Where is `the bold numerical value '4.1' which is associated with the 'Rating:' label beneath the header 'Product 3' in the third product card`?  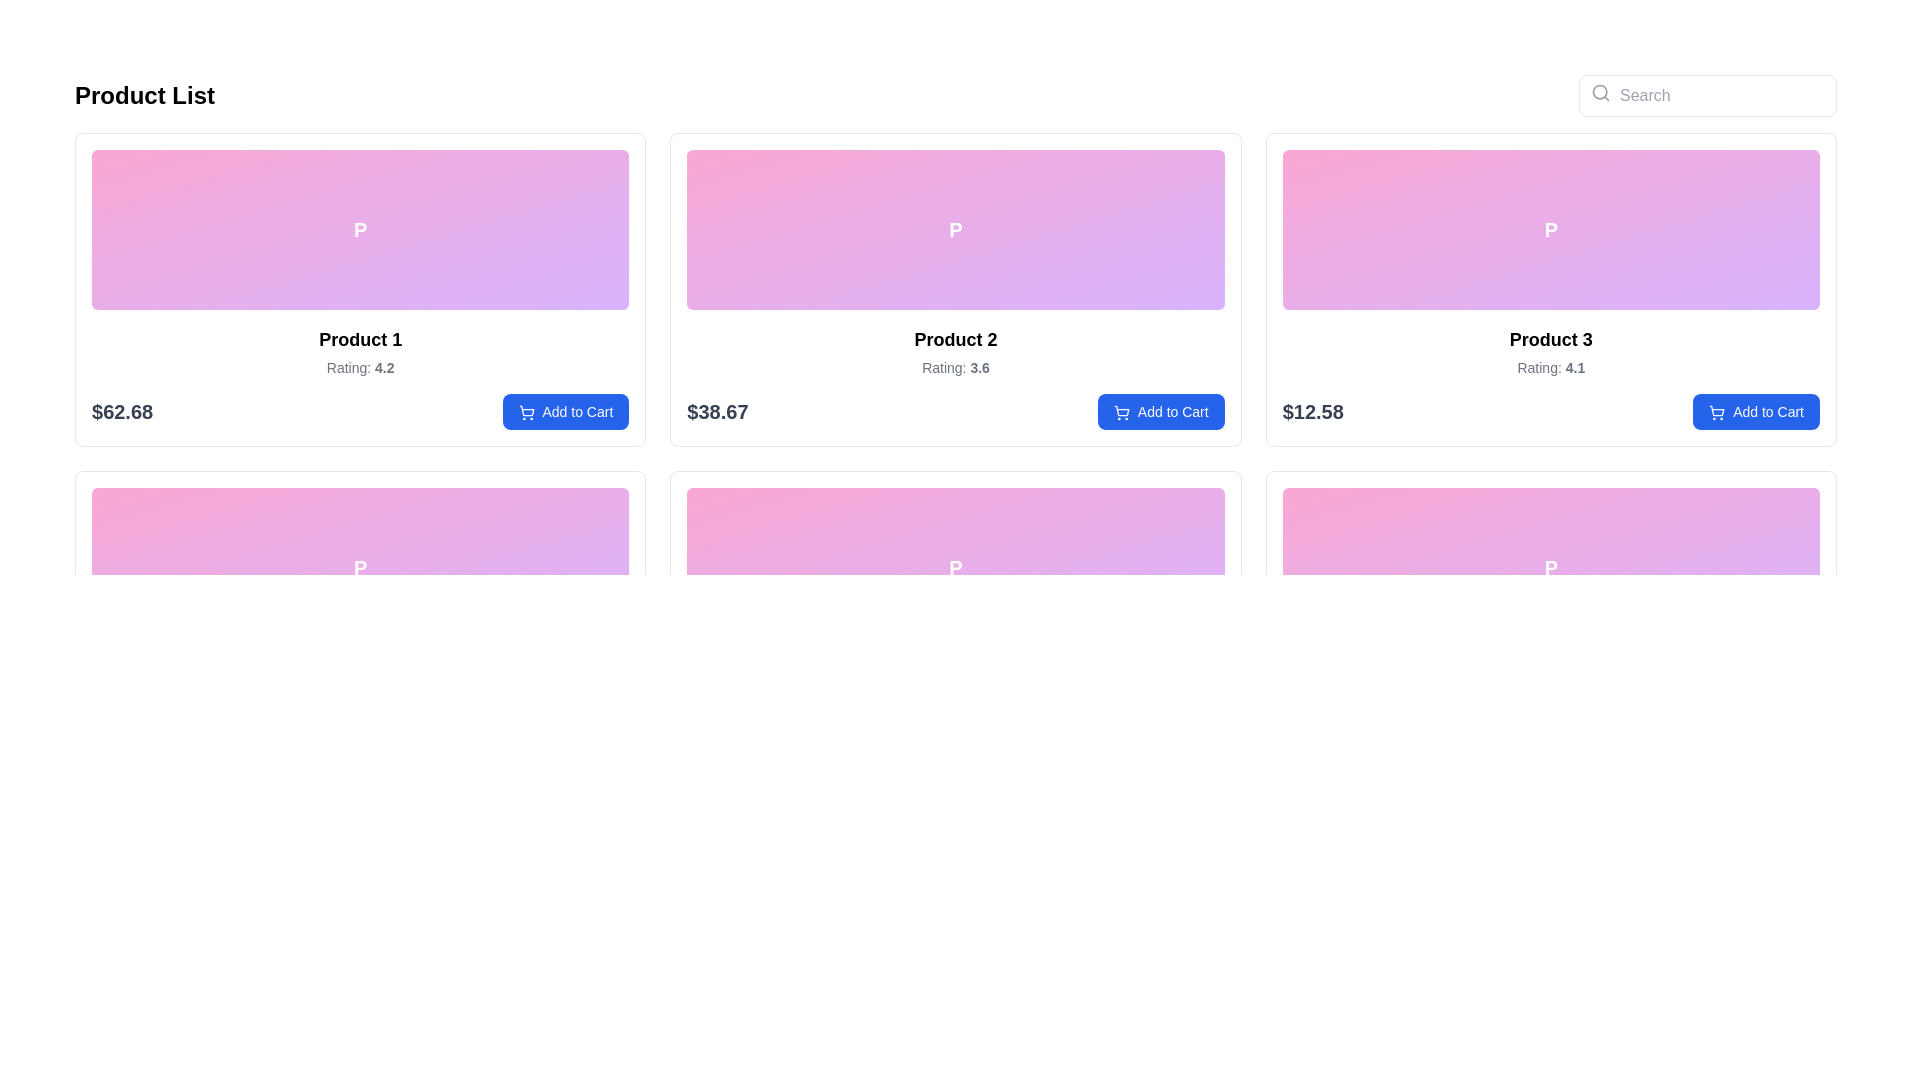 the bold numerical value '4.1' which is associated with the 'Rating:' label beneath the header 'Product 3' in the third product card is located at coordinates (1574, 367).